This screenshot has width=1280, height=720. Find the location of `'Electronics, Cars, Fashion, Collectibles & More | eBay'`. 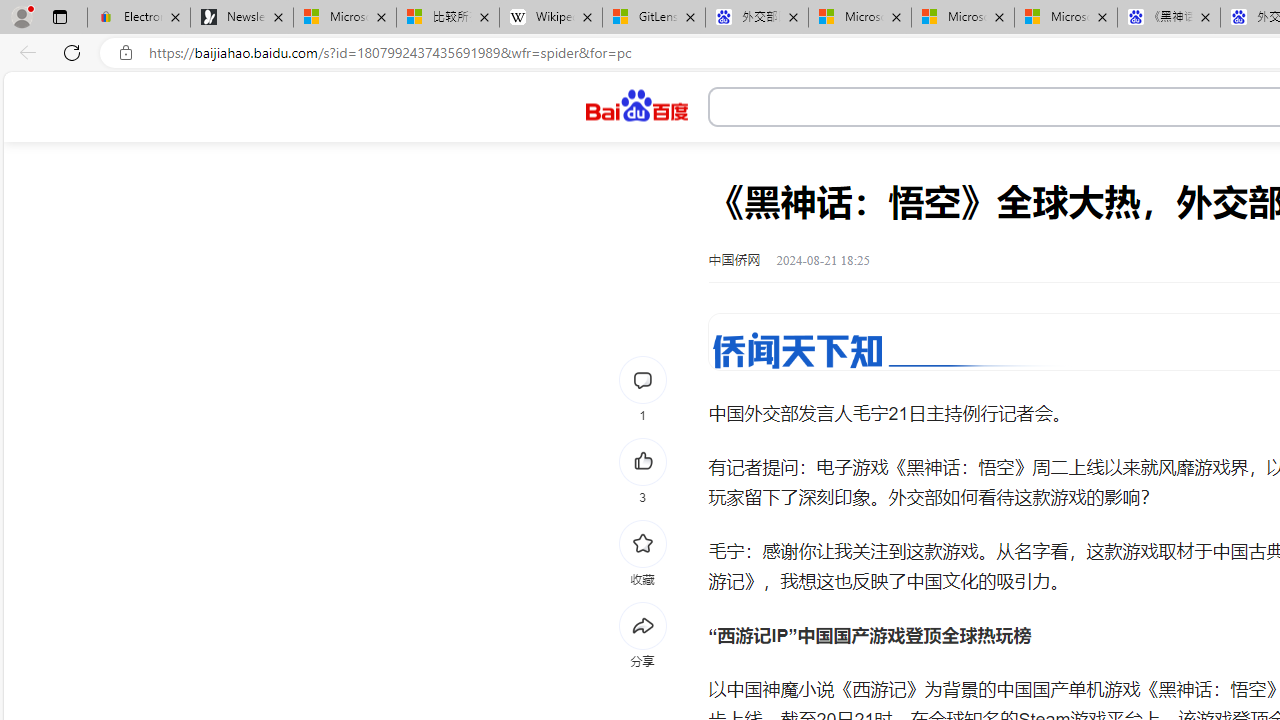

'Electronics, Cars, Fashion, Collectibles & More | eBay' is located at coordinates (137, 17).